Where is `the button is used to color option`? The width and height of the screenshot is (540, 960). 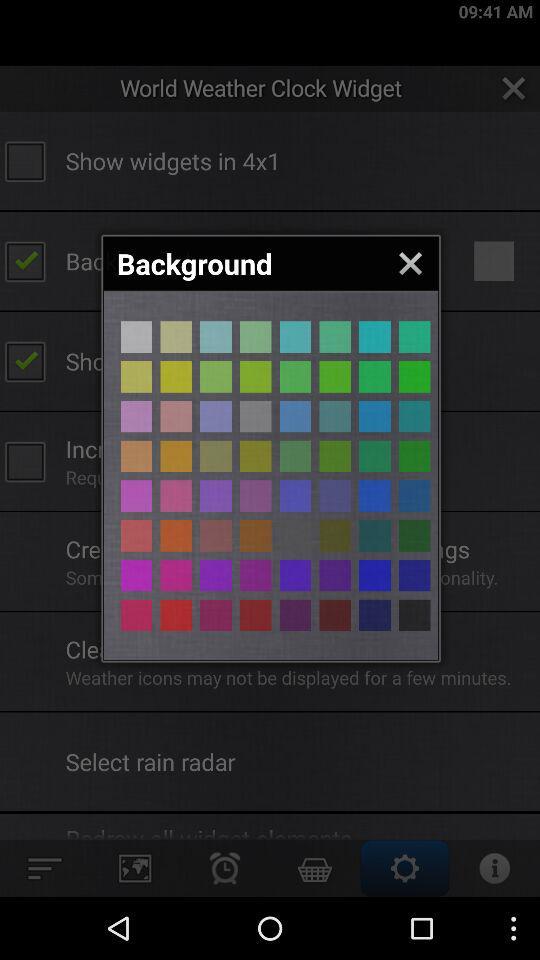
the button is used to color option is located at coordinates (374, 534).